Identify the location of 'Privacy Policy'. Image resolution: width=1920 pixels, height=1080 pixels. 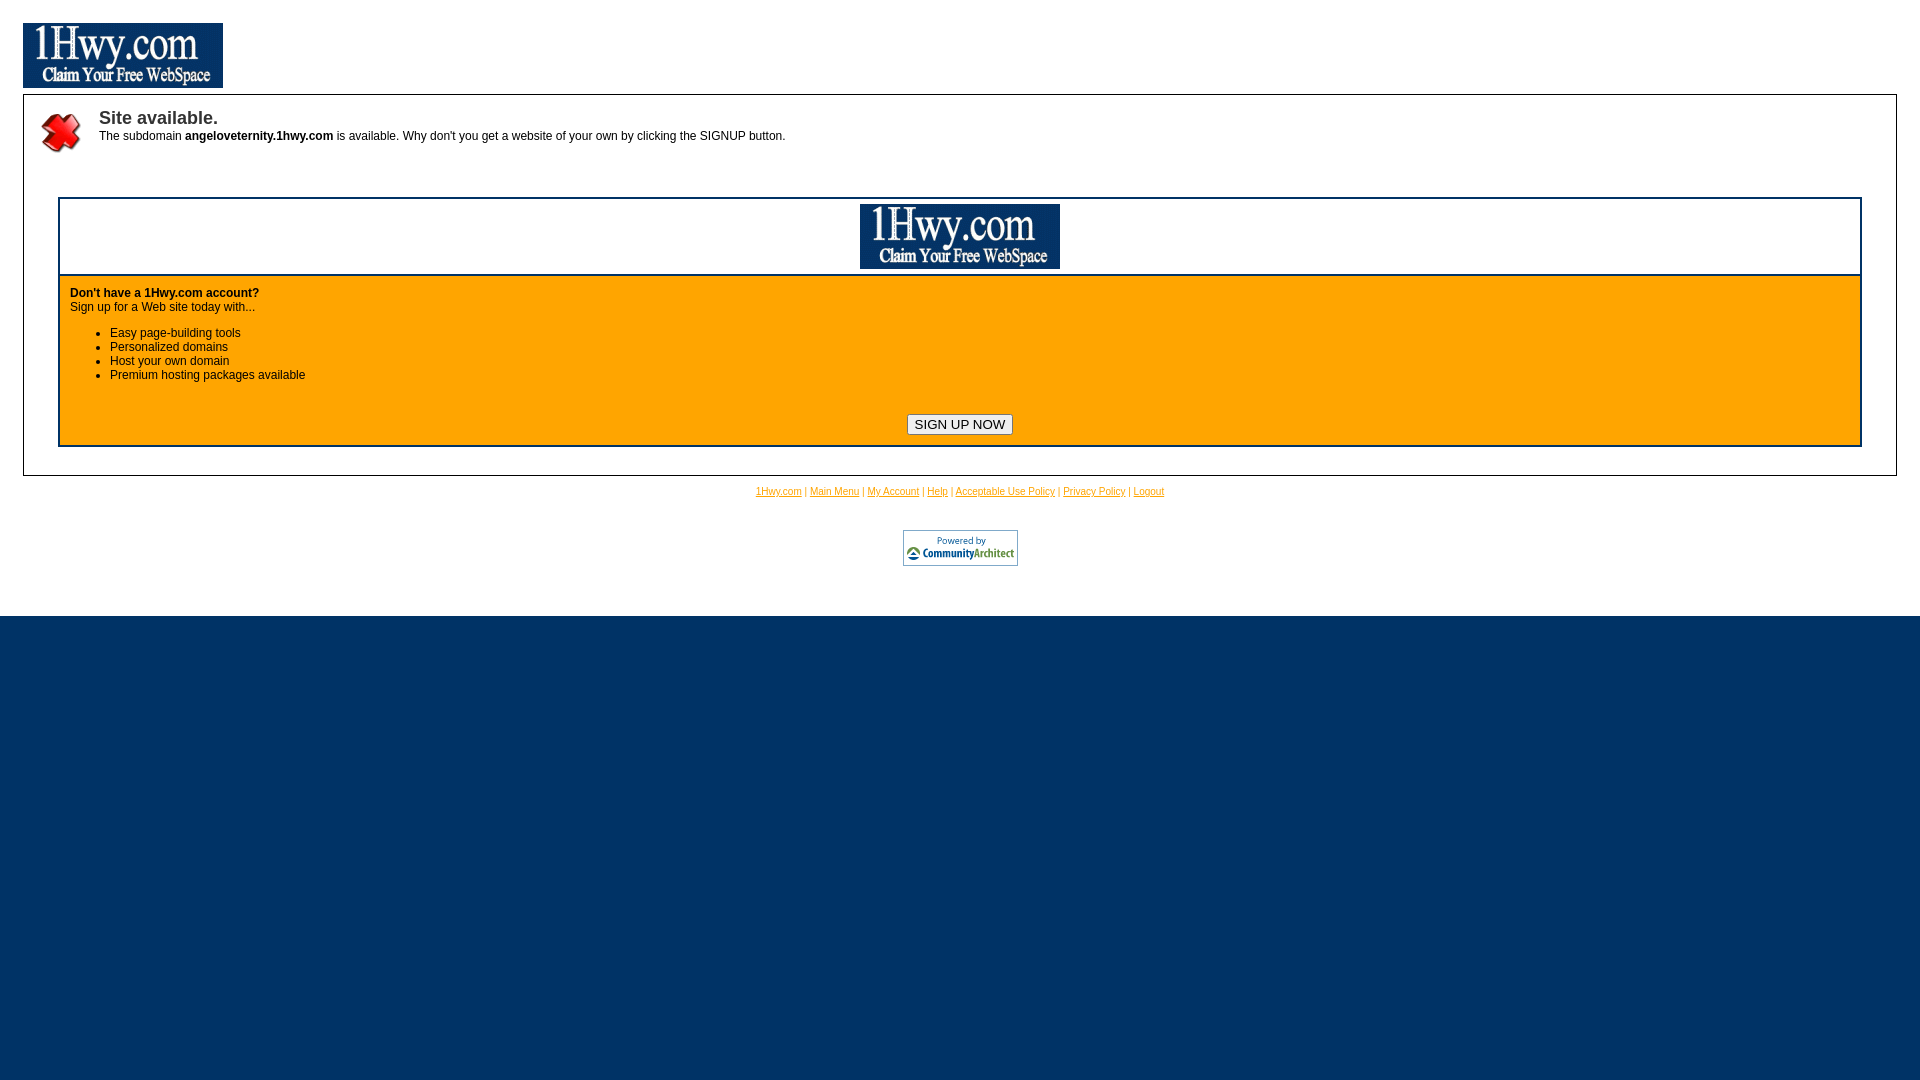
(1061, 491).